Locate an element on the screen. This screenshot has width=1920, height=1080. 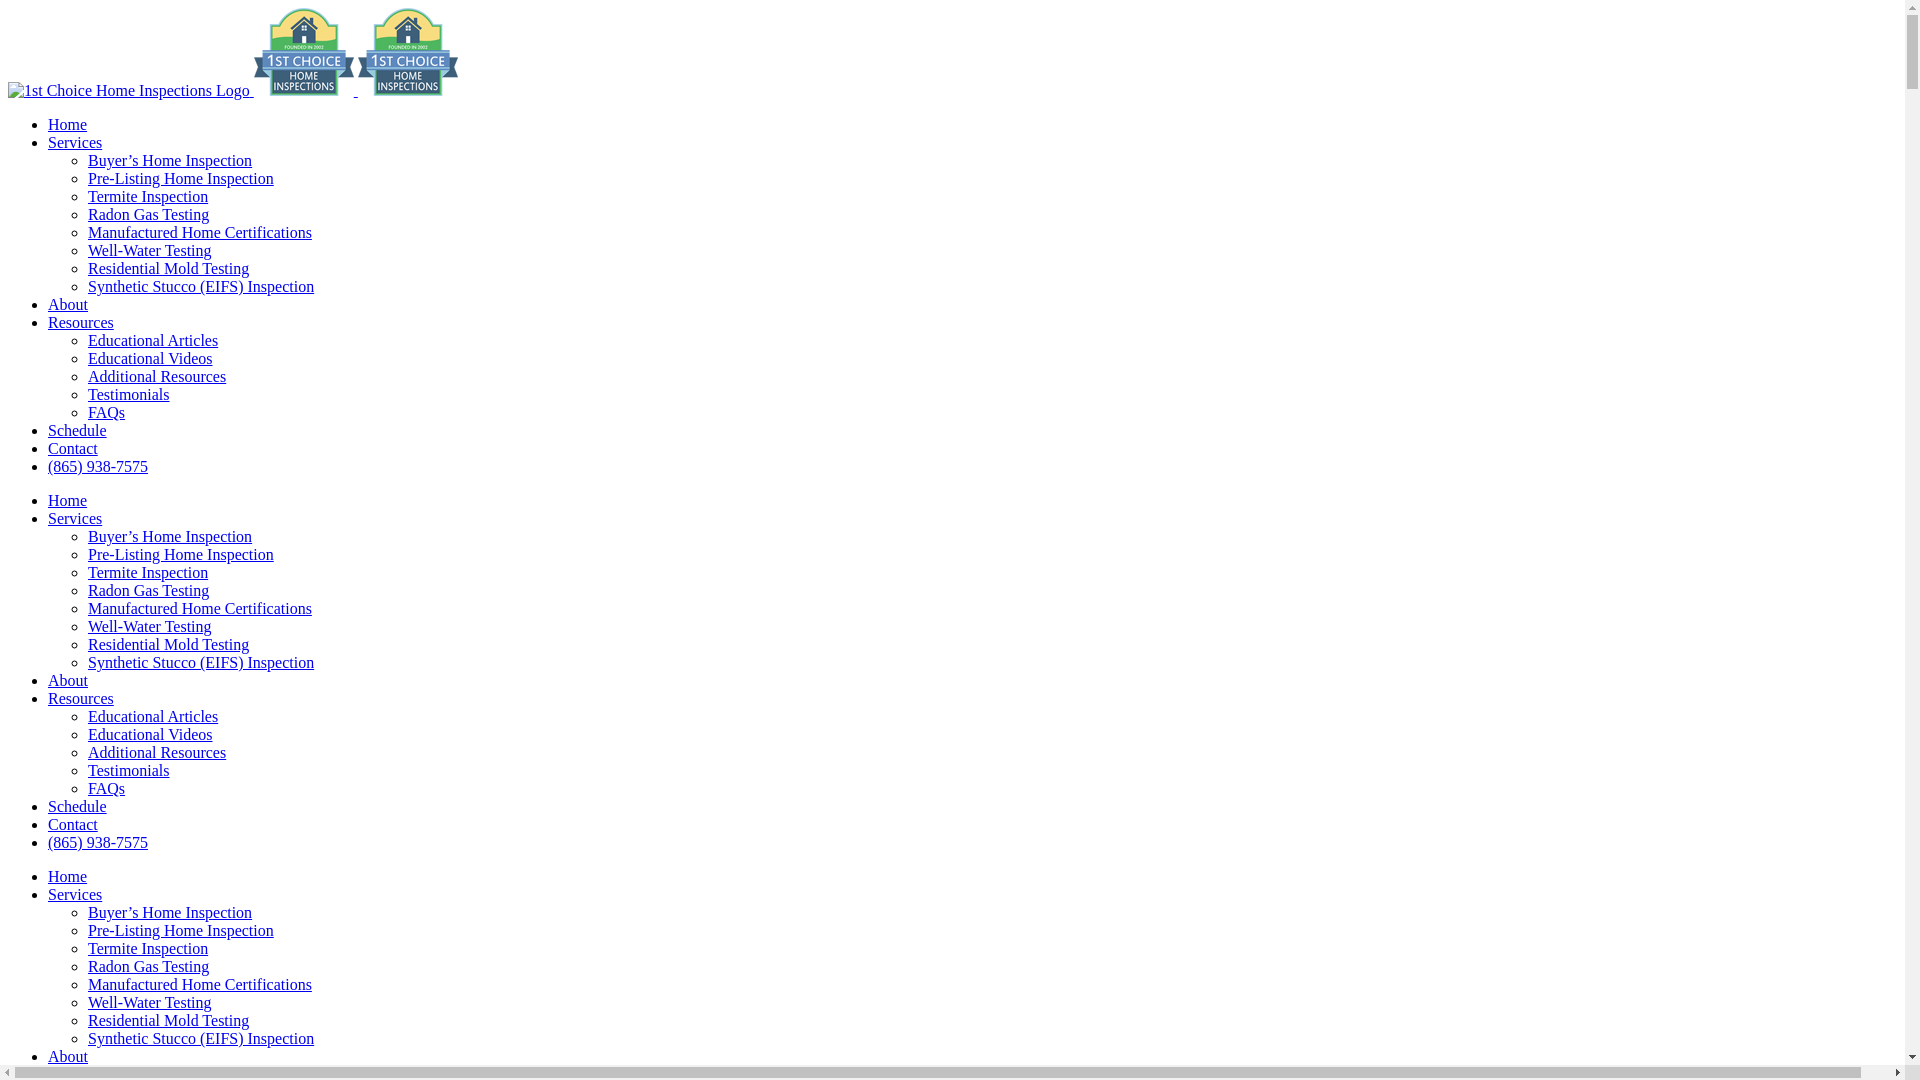
'Home' is located at coordinates (67, 875).